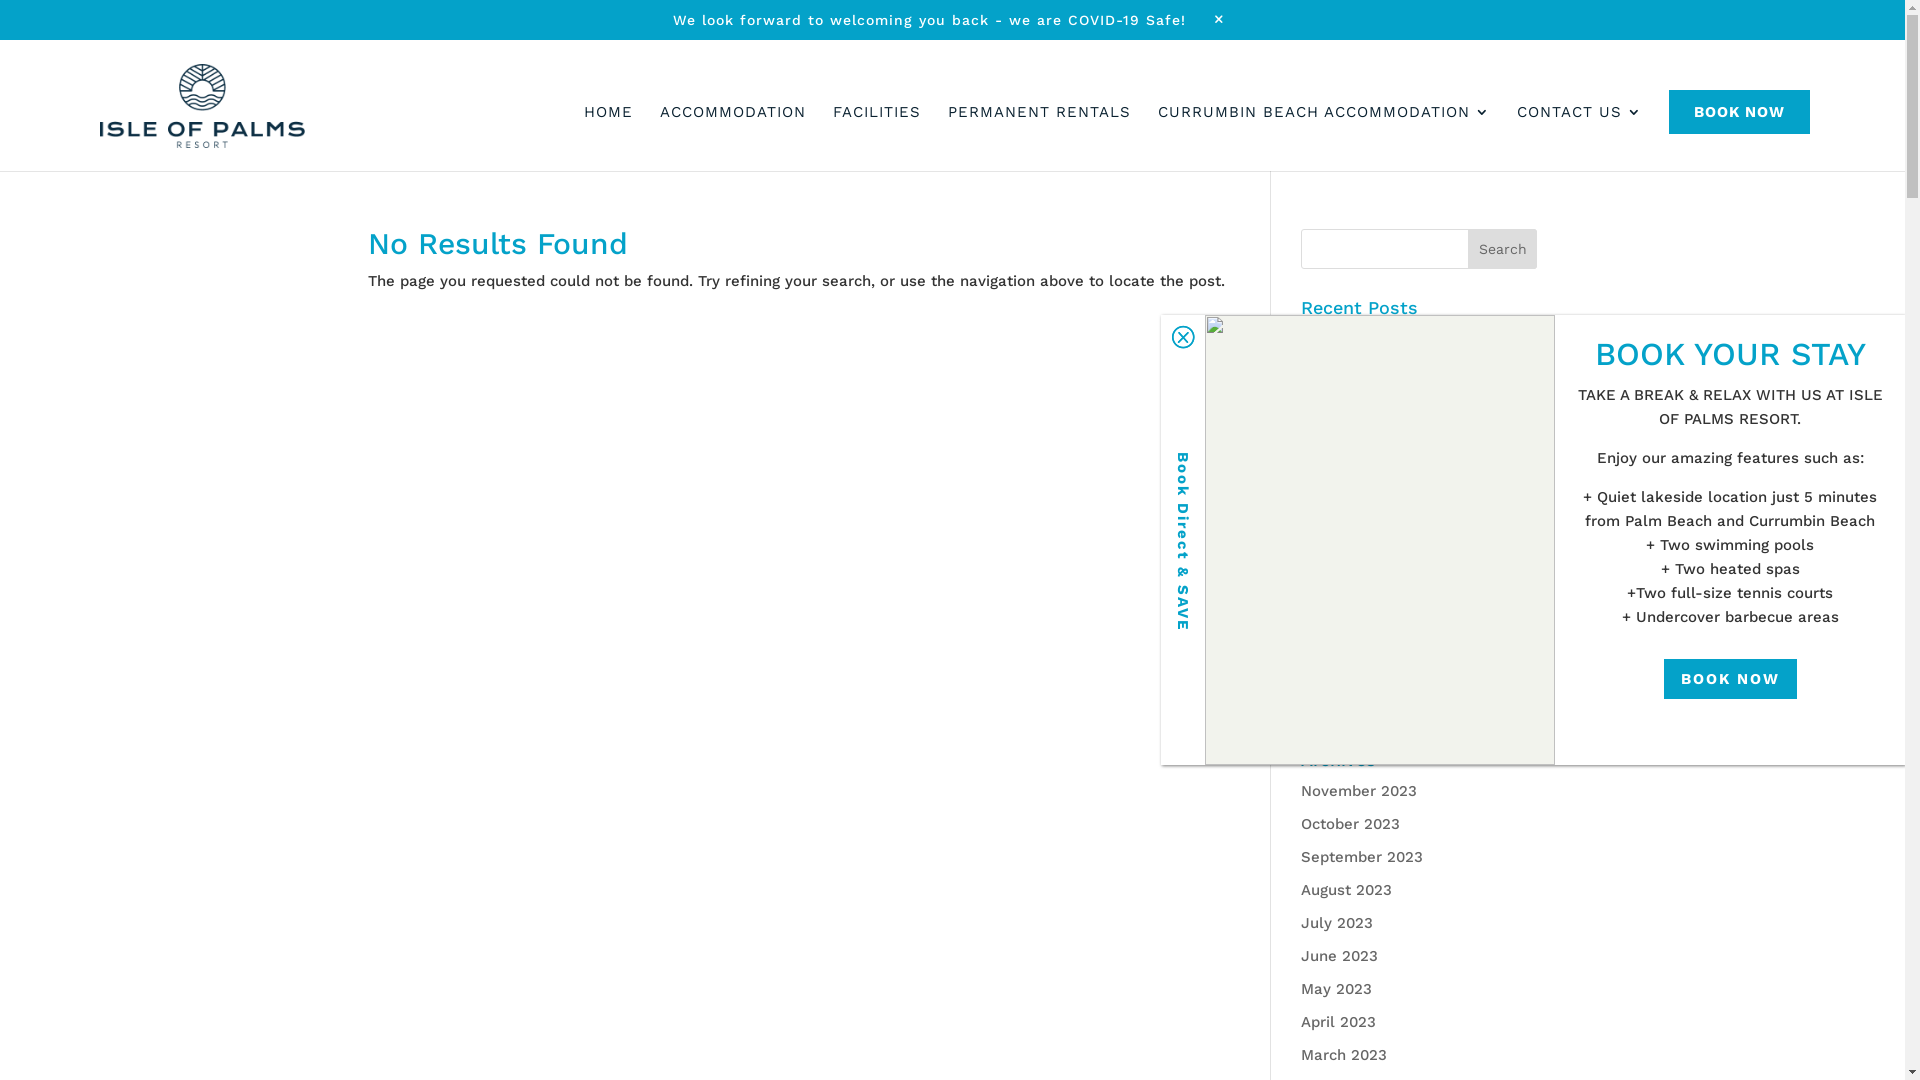 The width and height of the screenshot is (1920, 1080). Describe the element at coordinates (1502, 248) in the screenshot. I see `'Search'` at that location.